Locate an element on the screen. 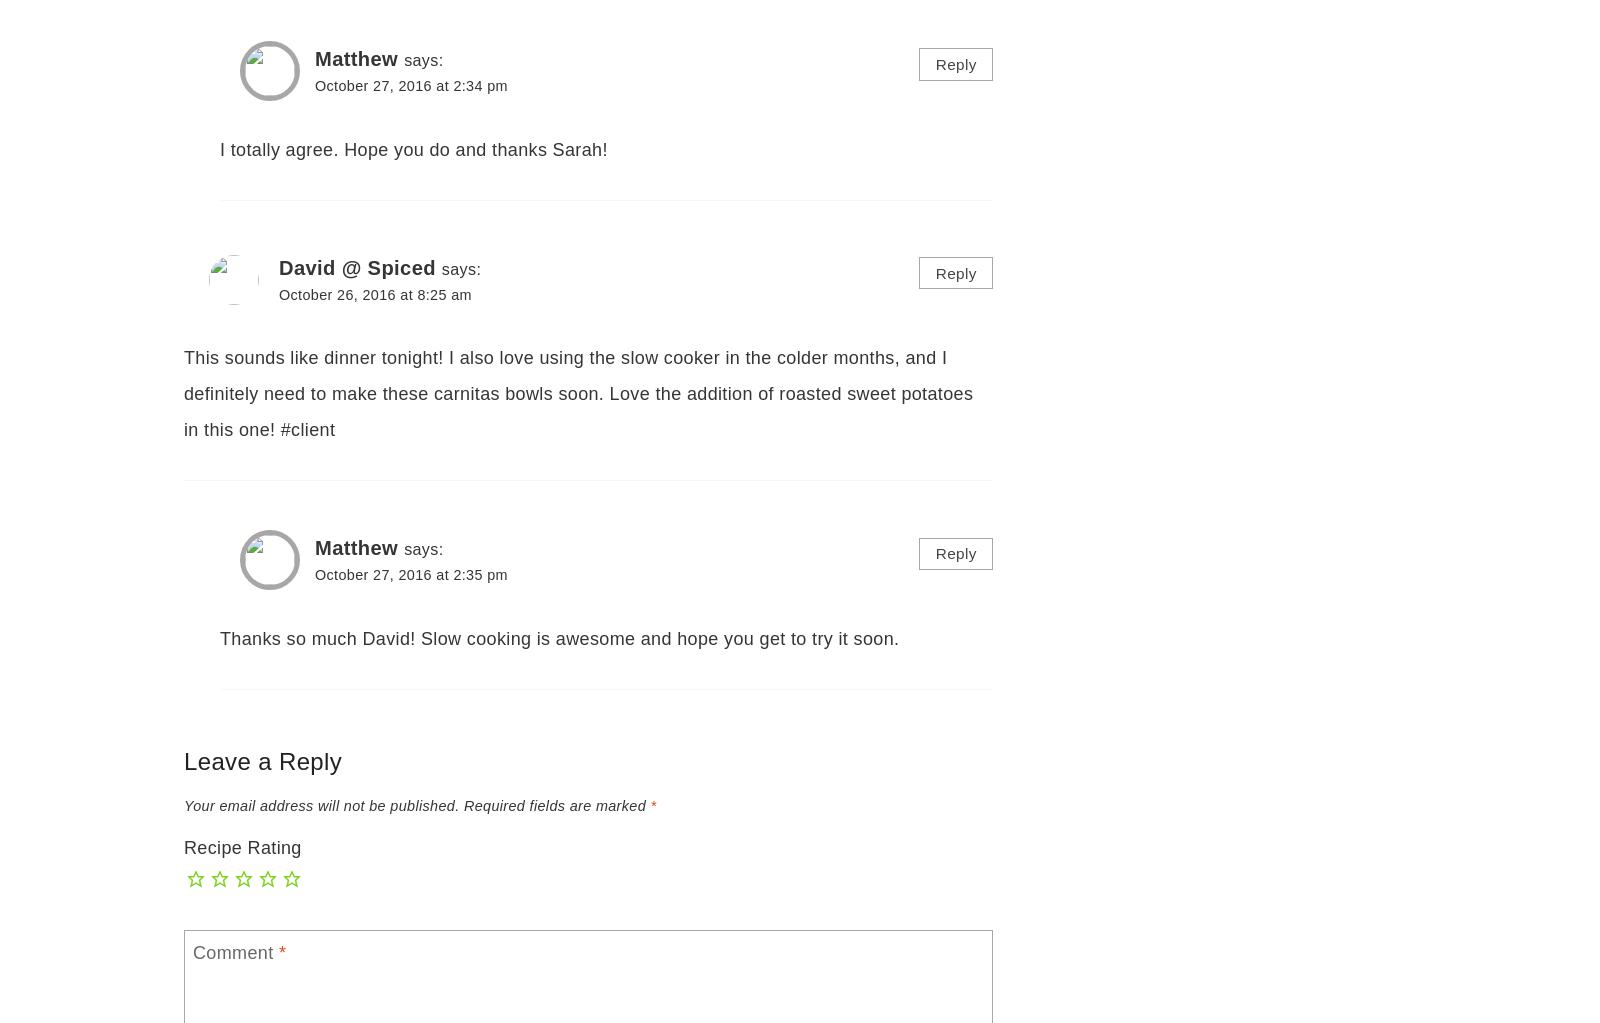 This screenshot has height=1023, width=1600. 'I totally agree. Hope you do and thanks Sarah!' is located at coordinates (412, 148).